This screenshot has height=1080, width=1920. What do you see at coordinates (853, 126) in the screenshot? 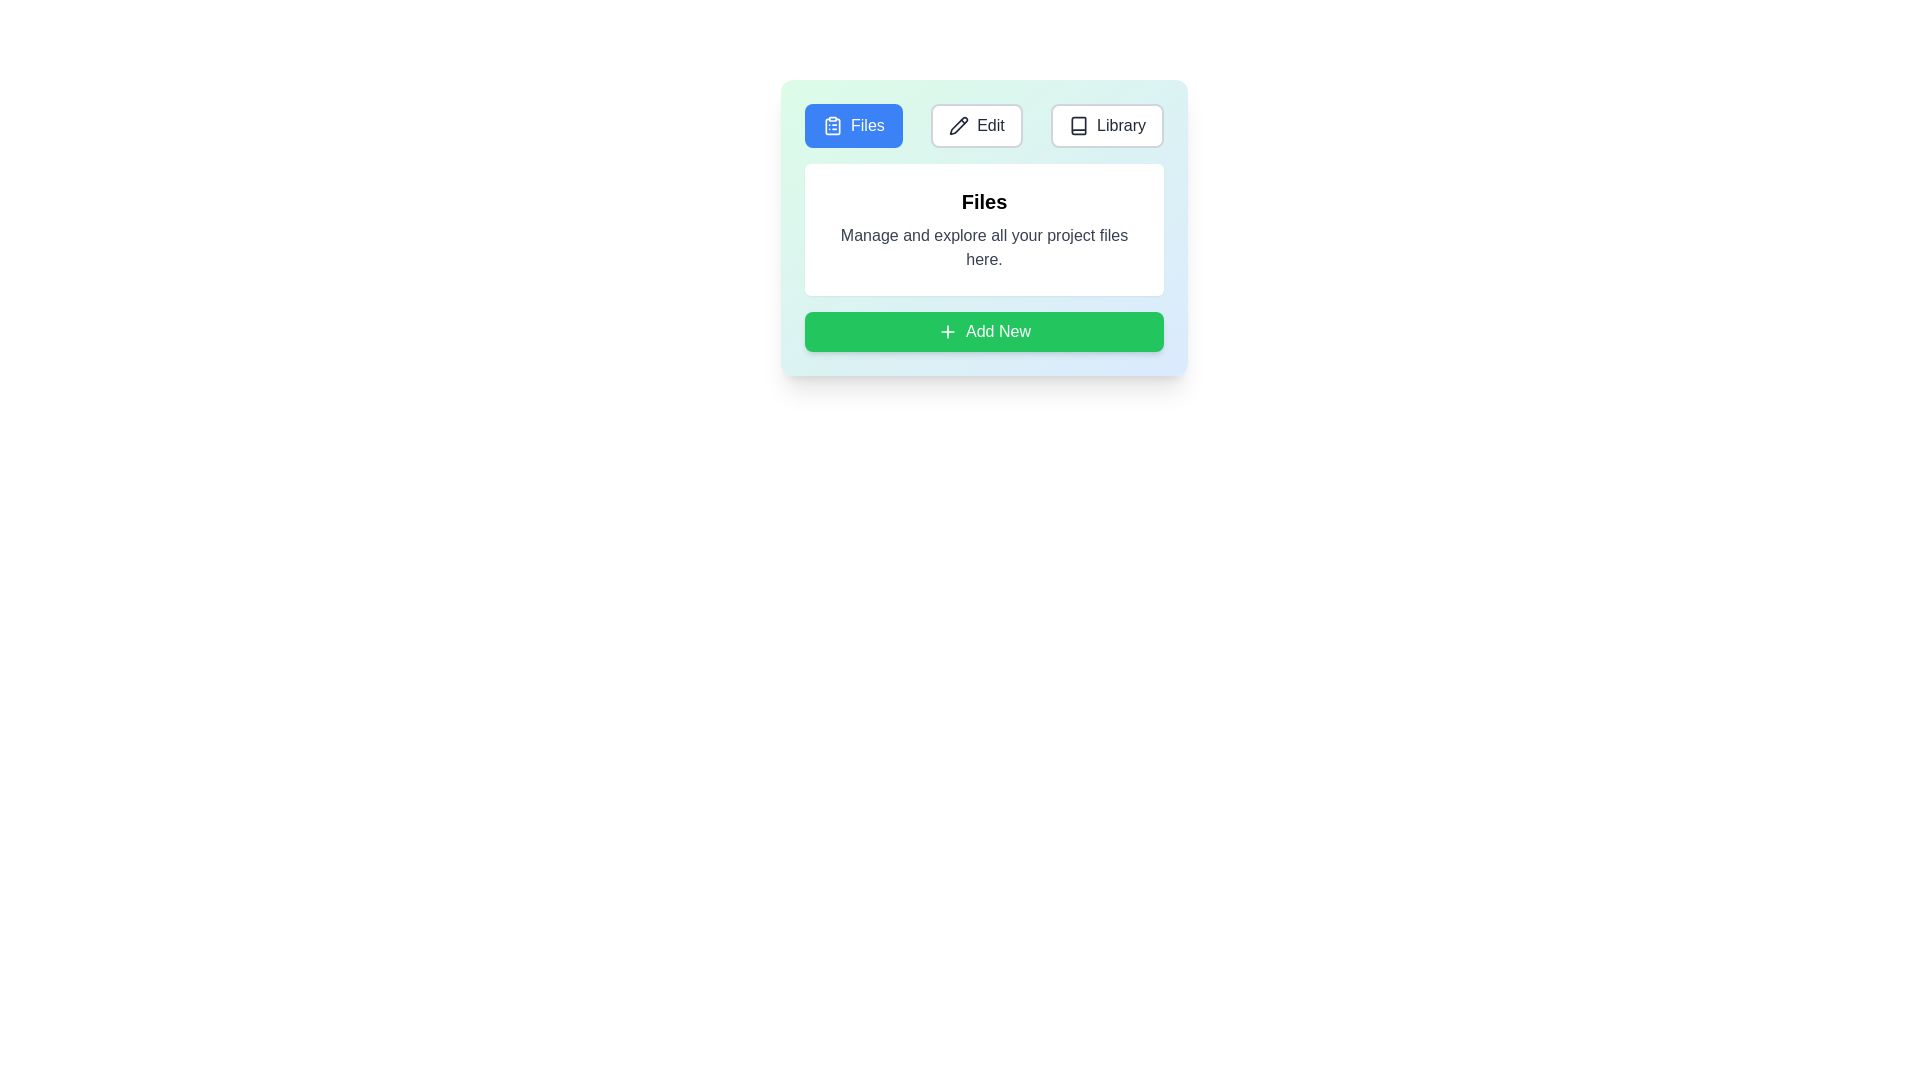
I see `the tab labeled Files` at bounding box center [853, 126].